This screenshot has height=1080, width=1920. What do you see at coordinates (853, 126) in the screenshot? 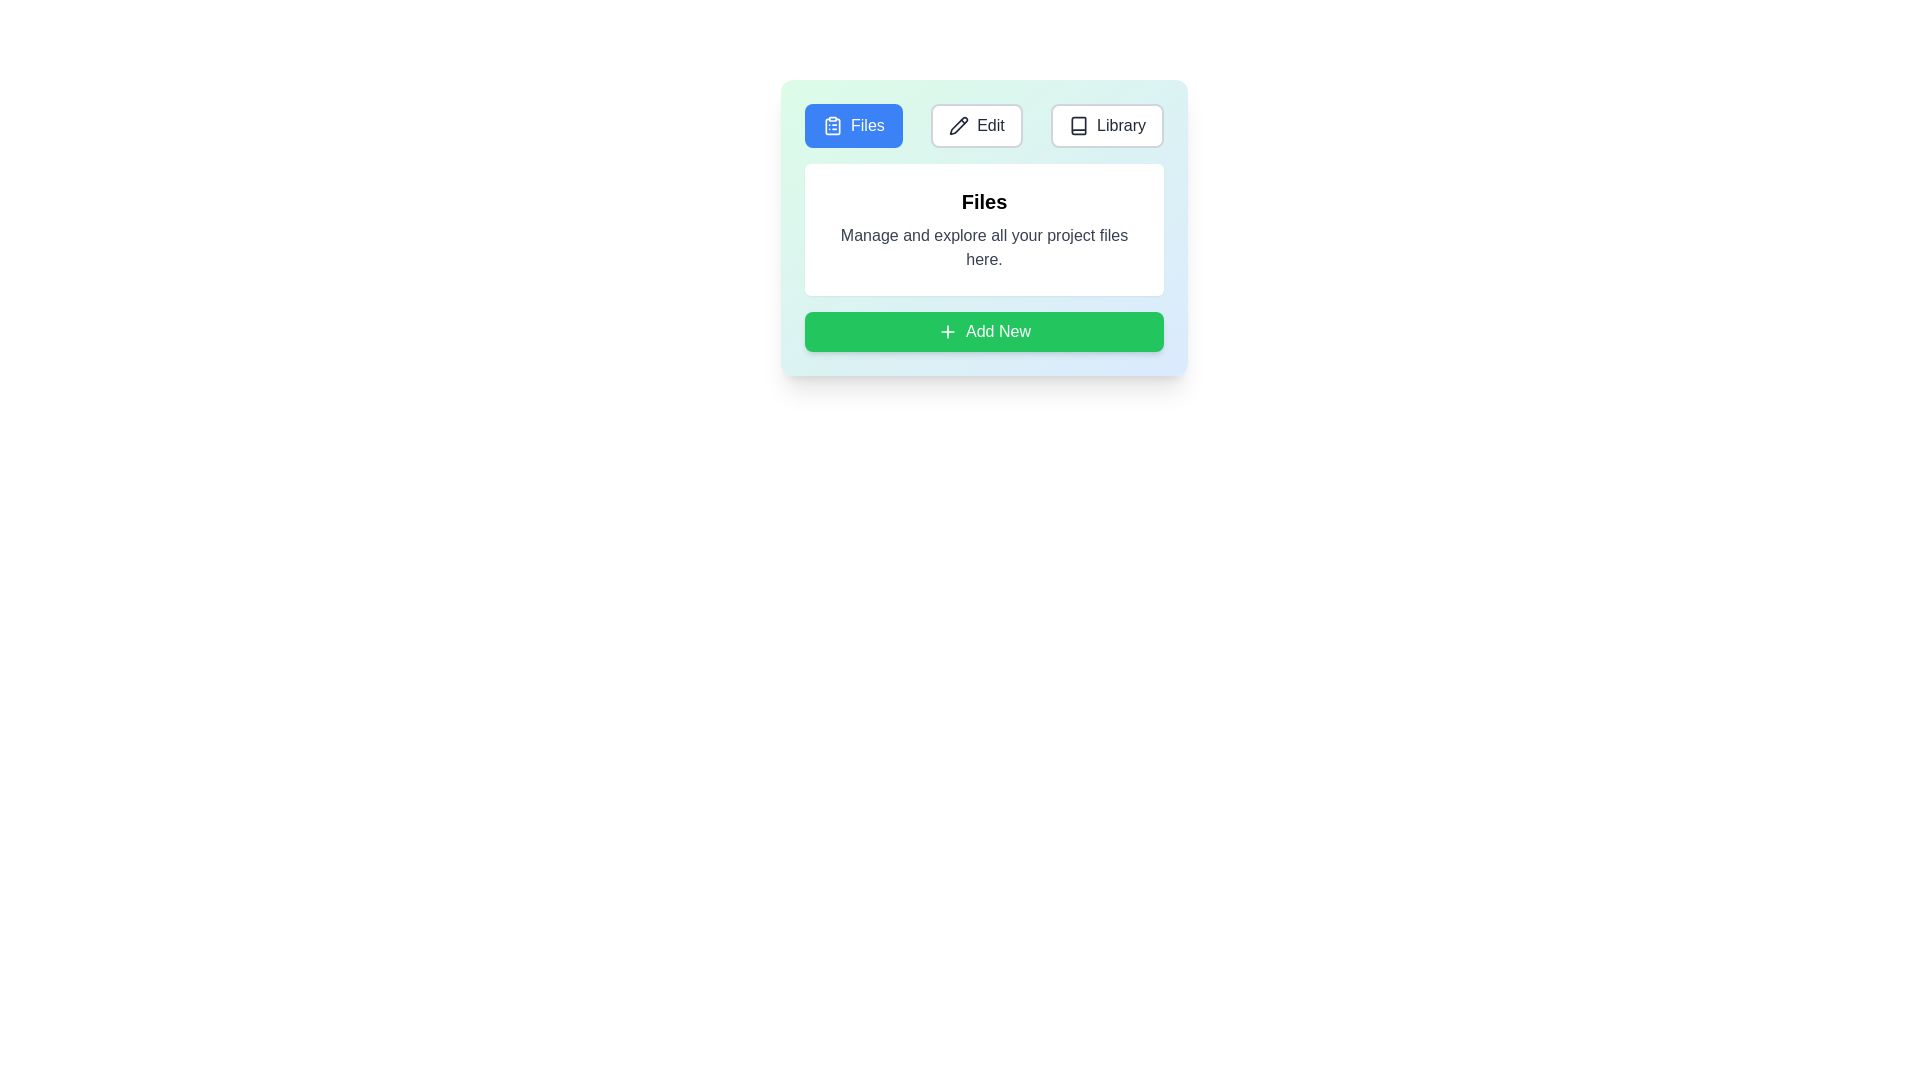
I see `the tab labeled Files` at bounding box center [853, 126].